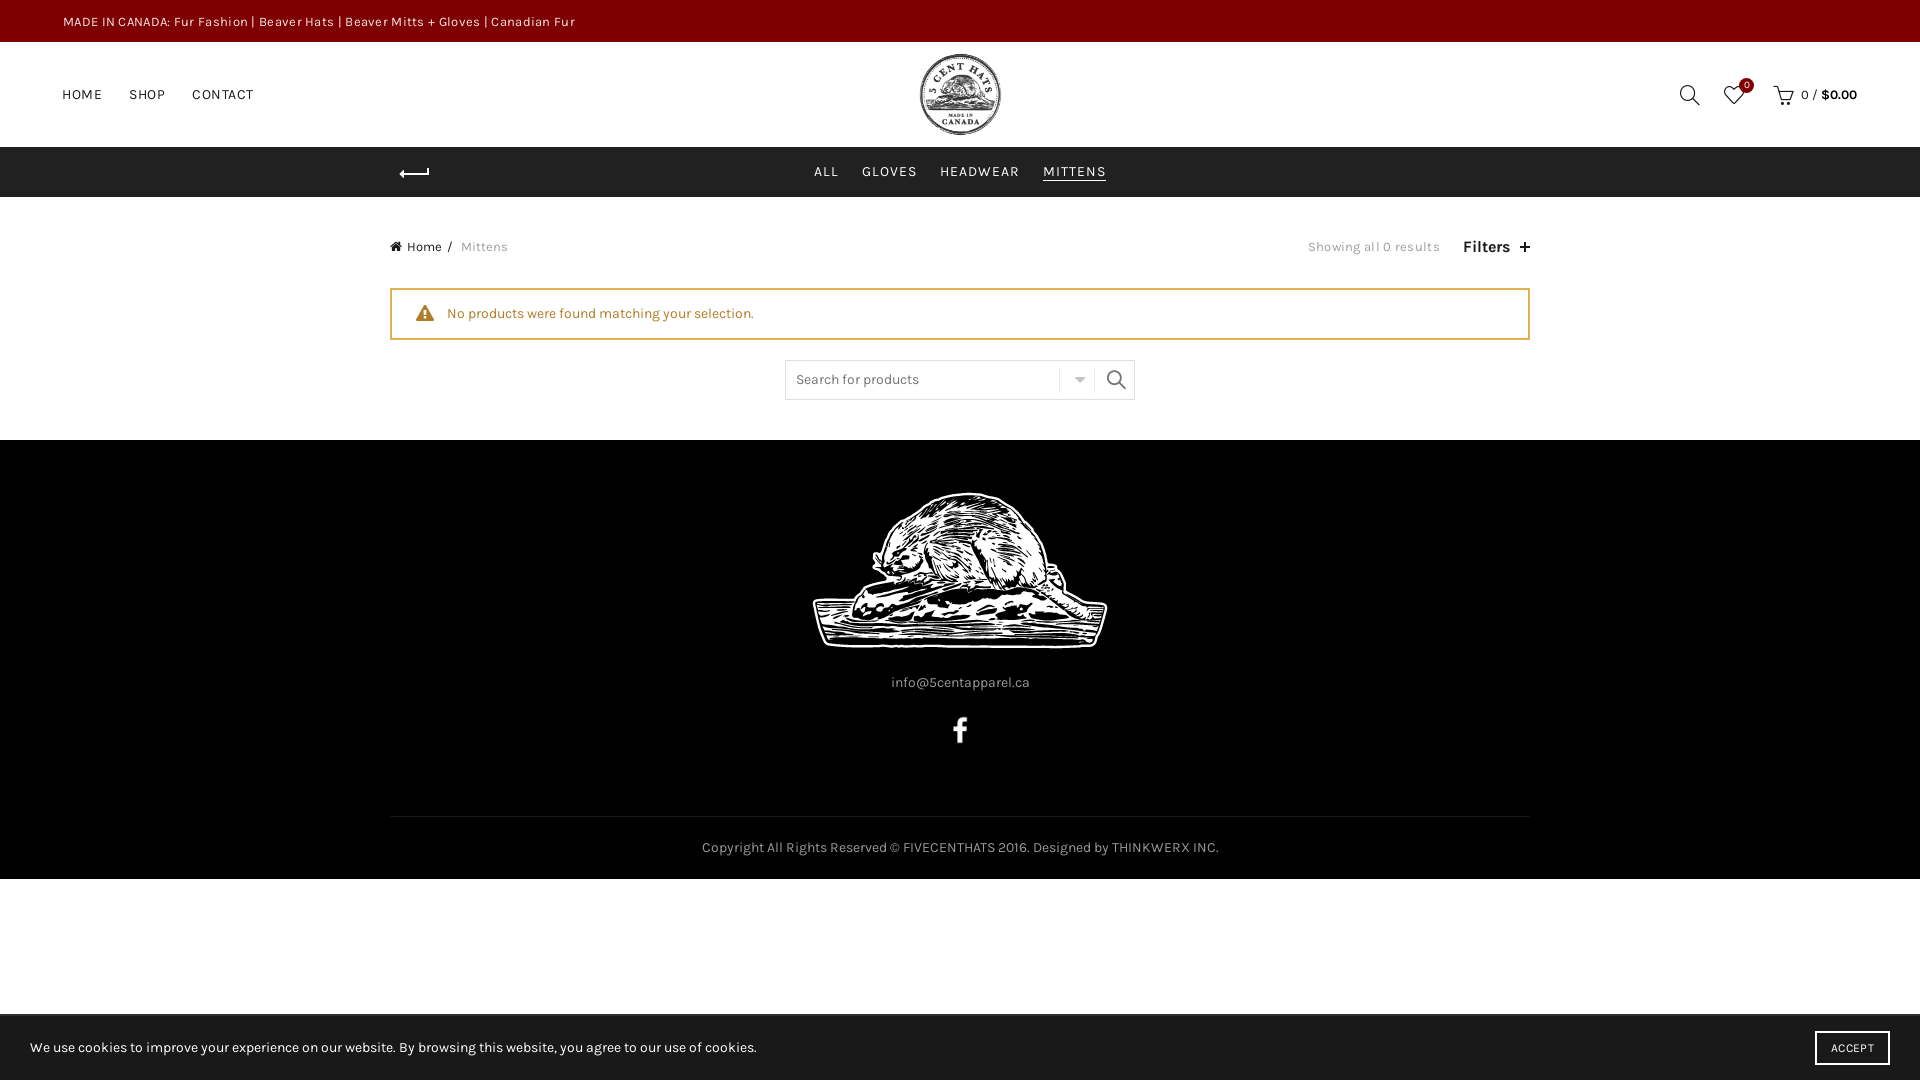 The width and height of the screenshot is (1920, 1080). I want to click on 'CONTACT', so click(222, 94).